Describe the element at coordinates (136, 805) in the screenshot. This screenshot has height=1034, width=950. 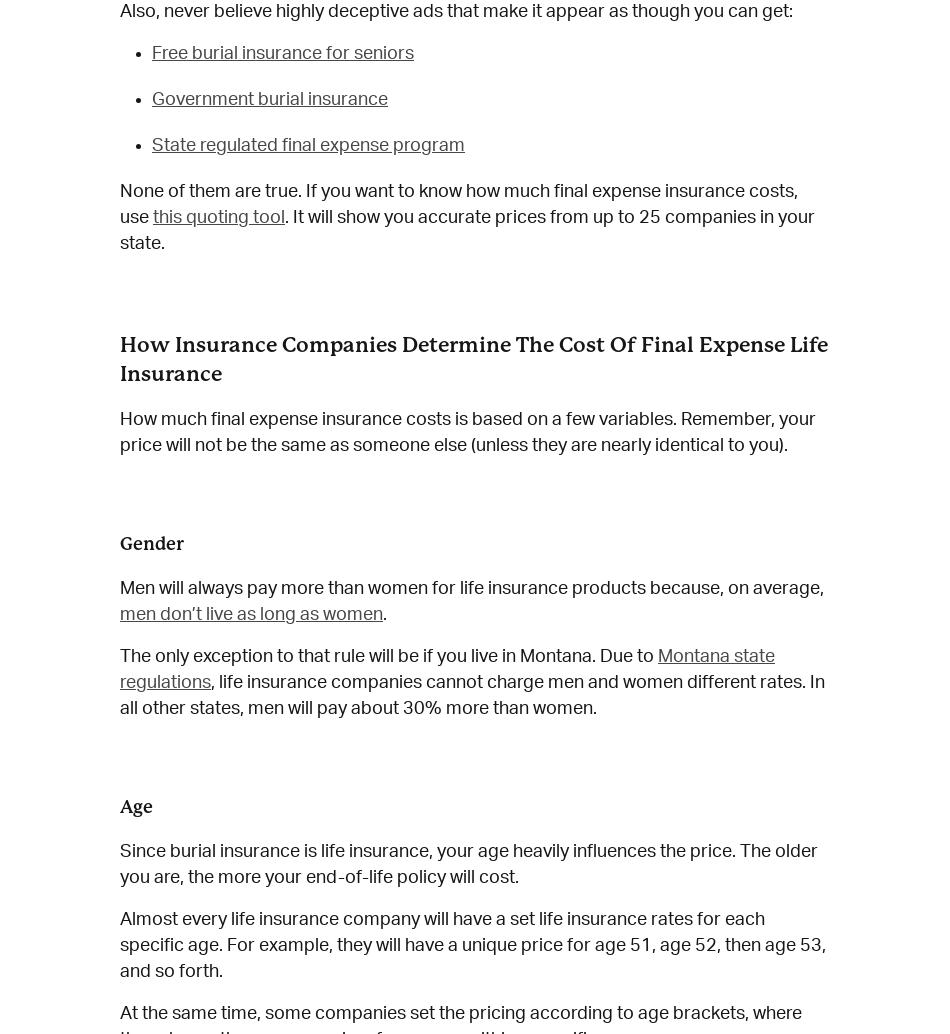
I see `'Age'` at that location.